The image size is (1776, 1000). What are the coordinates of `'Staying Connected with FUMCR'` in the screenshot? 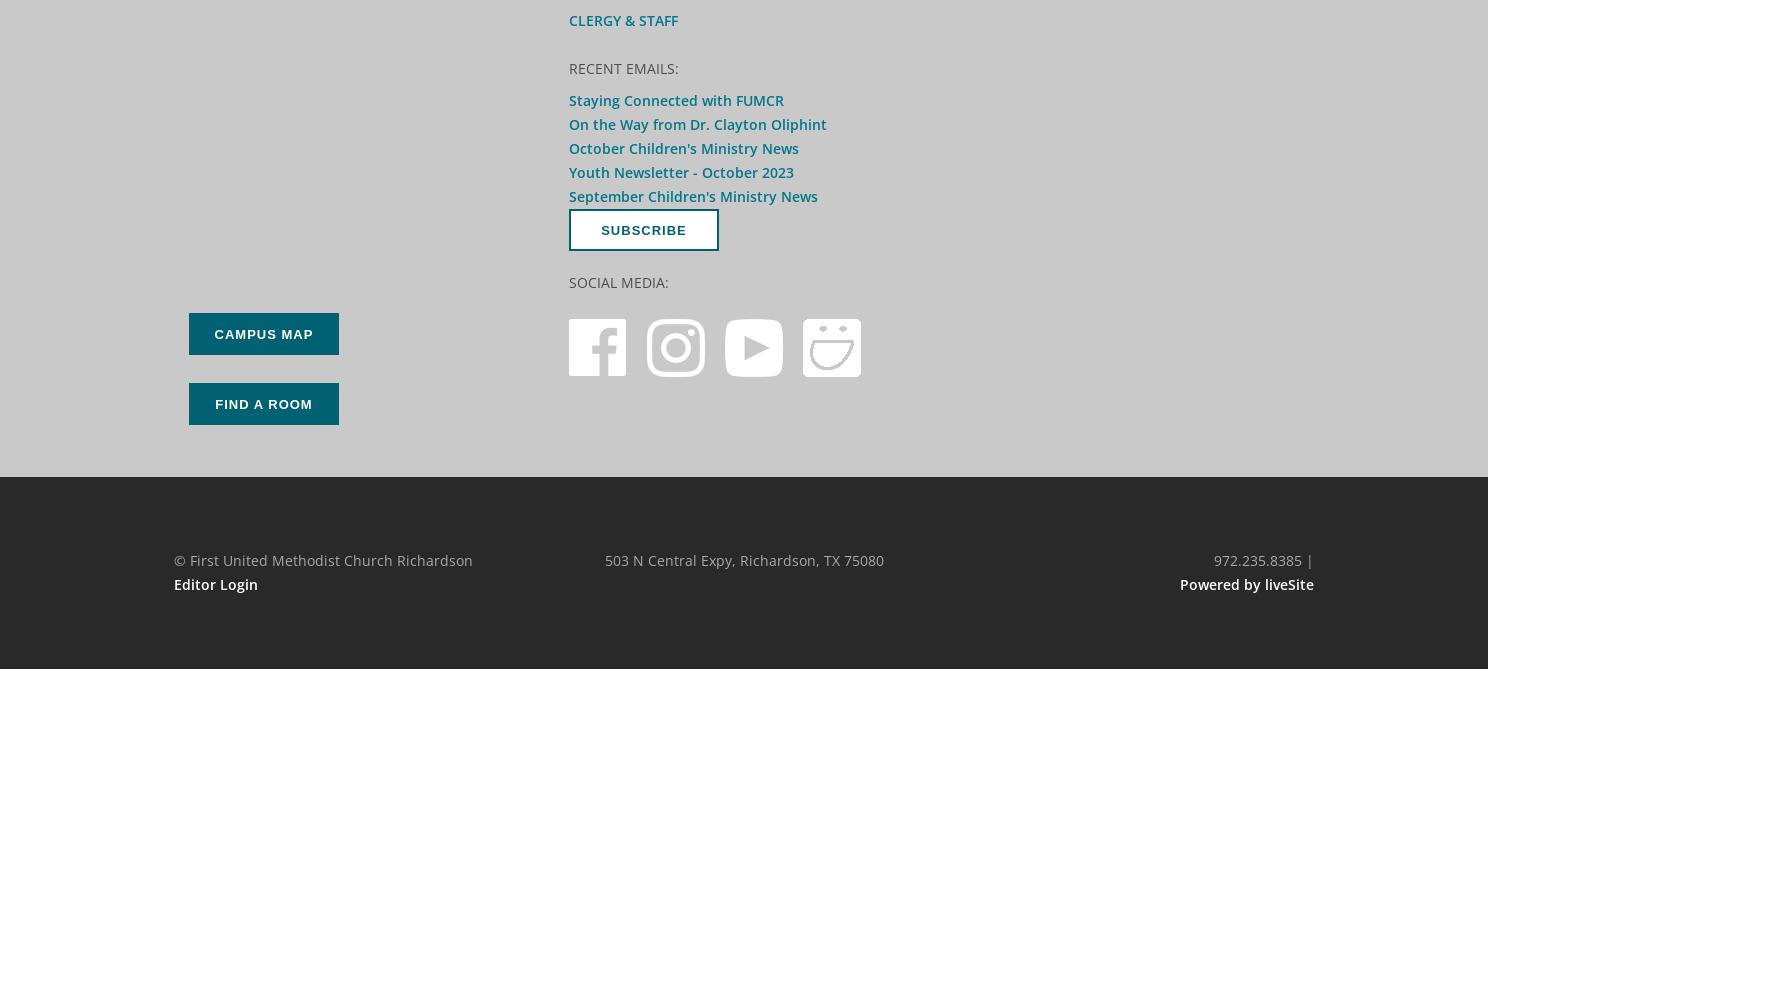 It's located at (676, 99).